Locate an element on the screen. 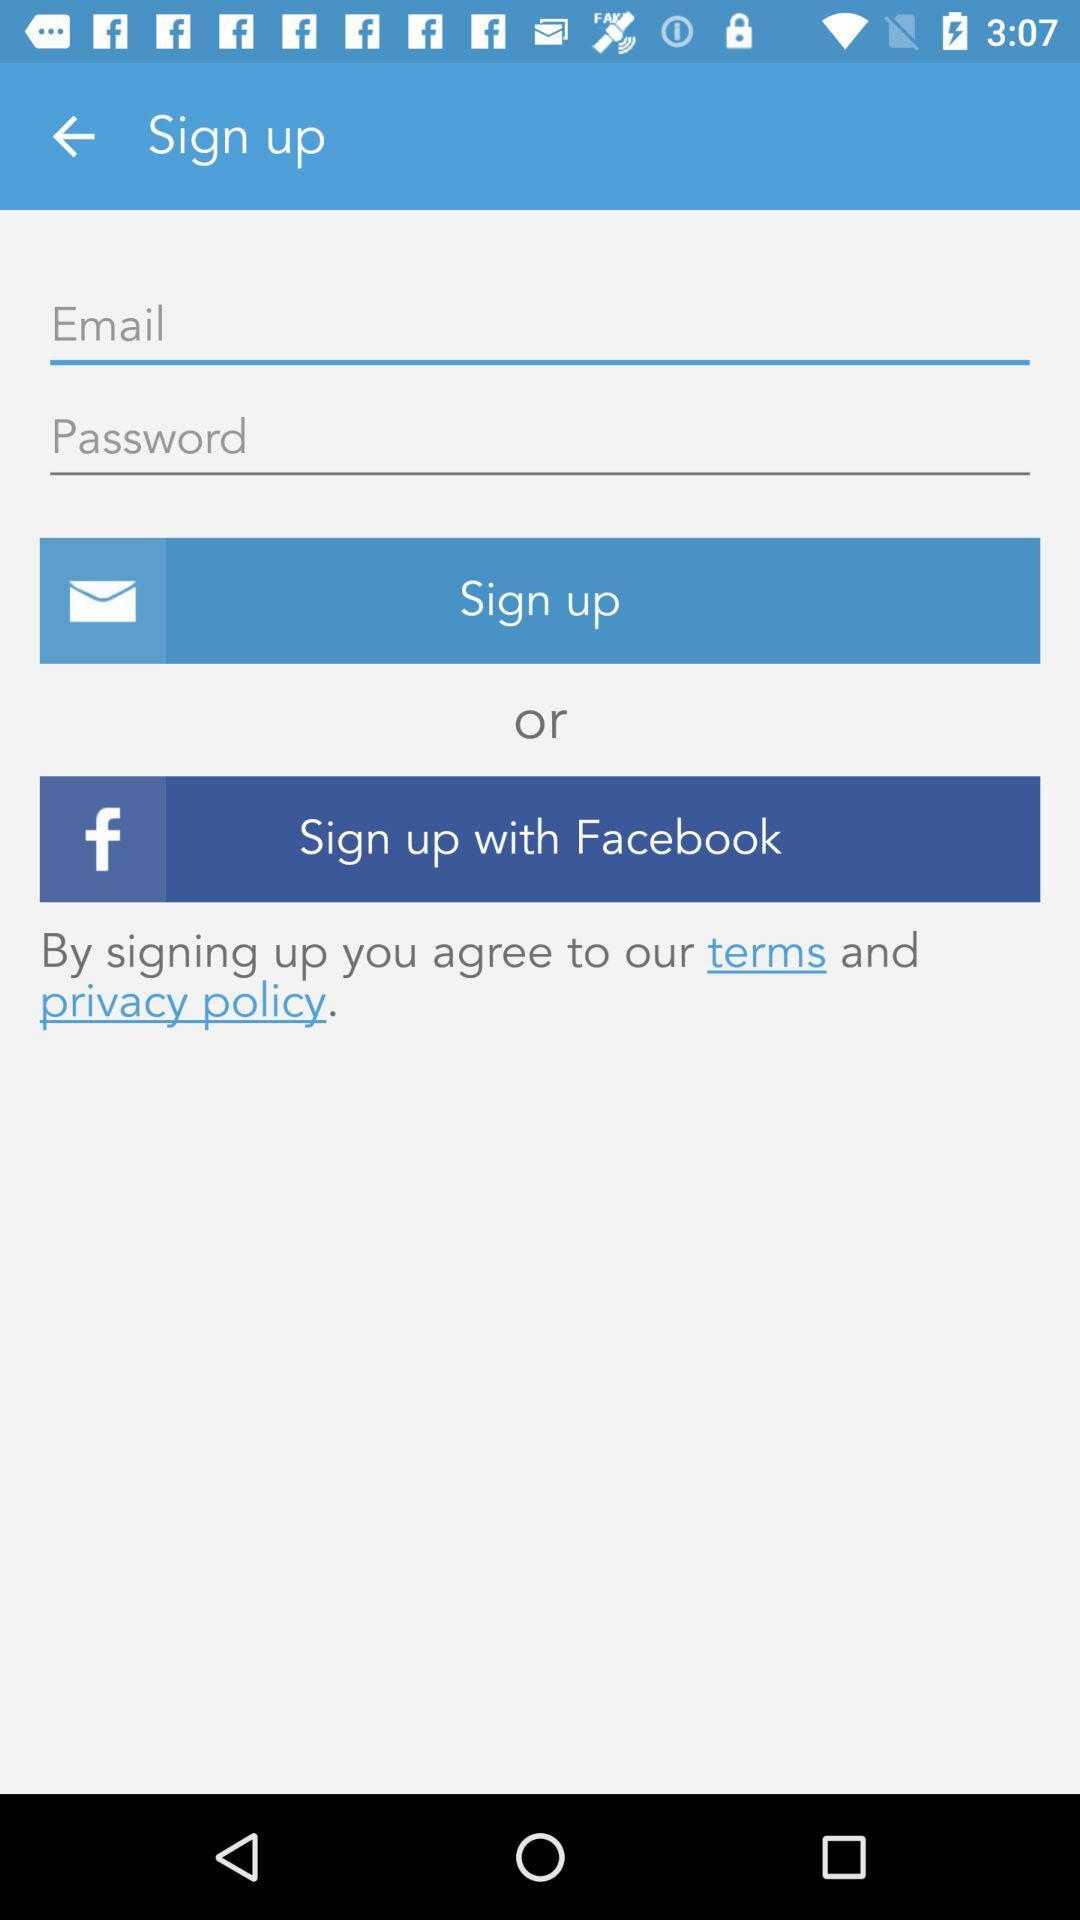  email to sign up is located at coordinates (540, 326).